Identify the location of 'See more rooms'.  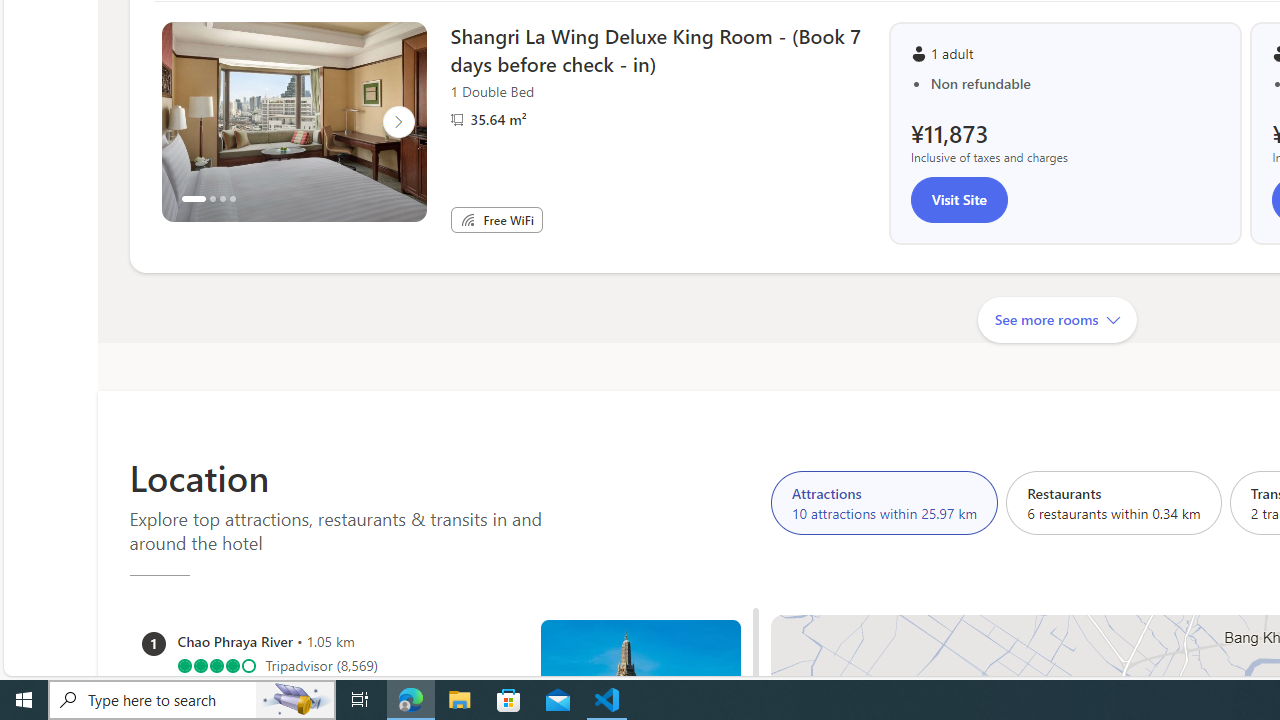
(1056, 318).